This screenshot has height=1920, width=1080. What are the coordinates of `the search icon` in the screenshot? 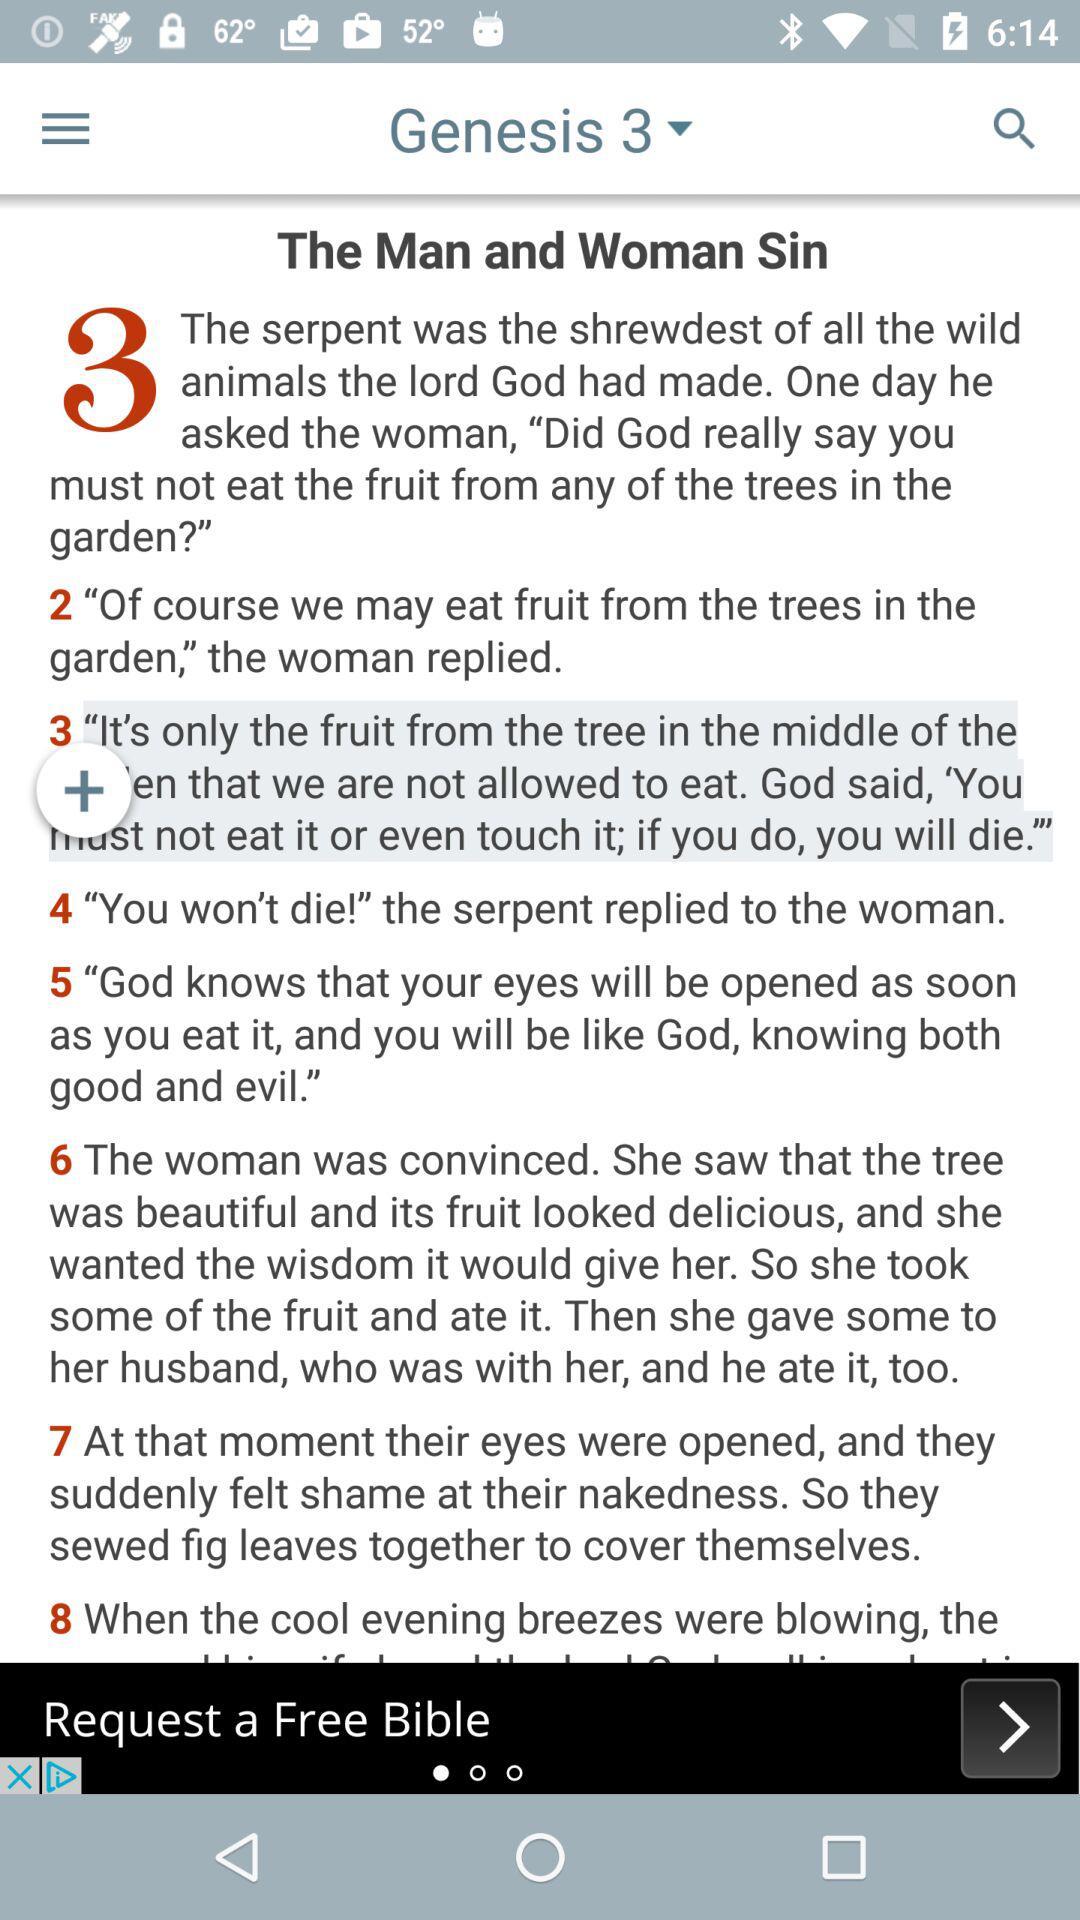 It's located at (1014, 127).